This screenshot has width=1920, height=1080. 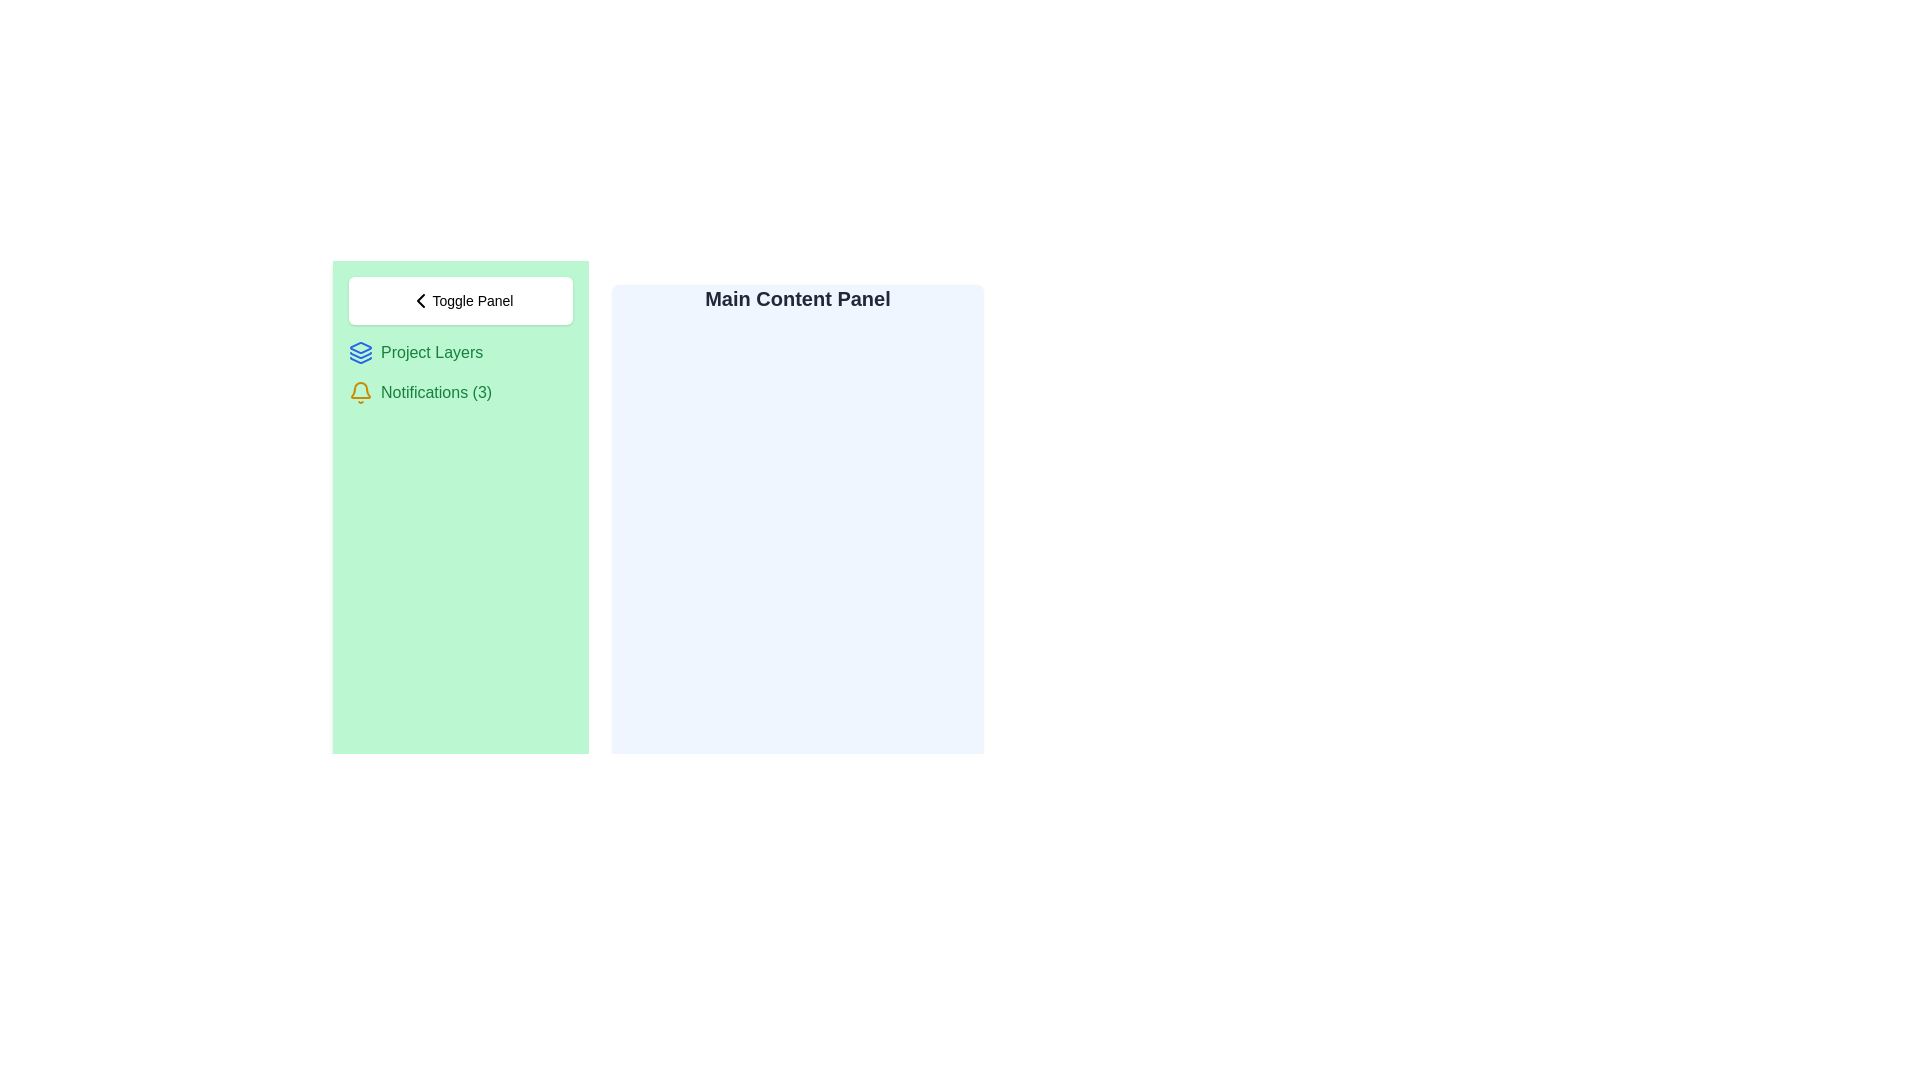 I want to click on the grouped display element containing icons and textual labels for 'Project Layers' and 'Notifications', located in the green panel on the left side of the interface, so click(x=459, y=373).